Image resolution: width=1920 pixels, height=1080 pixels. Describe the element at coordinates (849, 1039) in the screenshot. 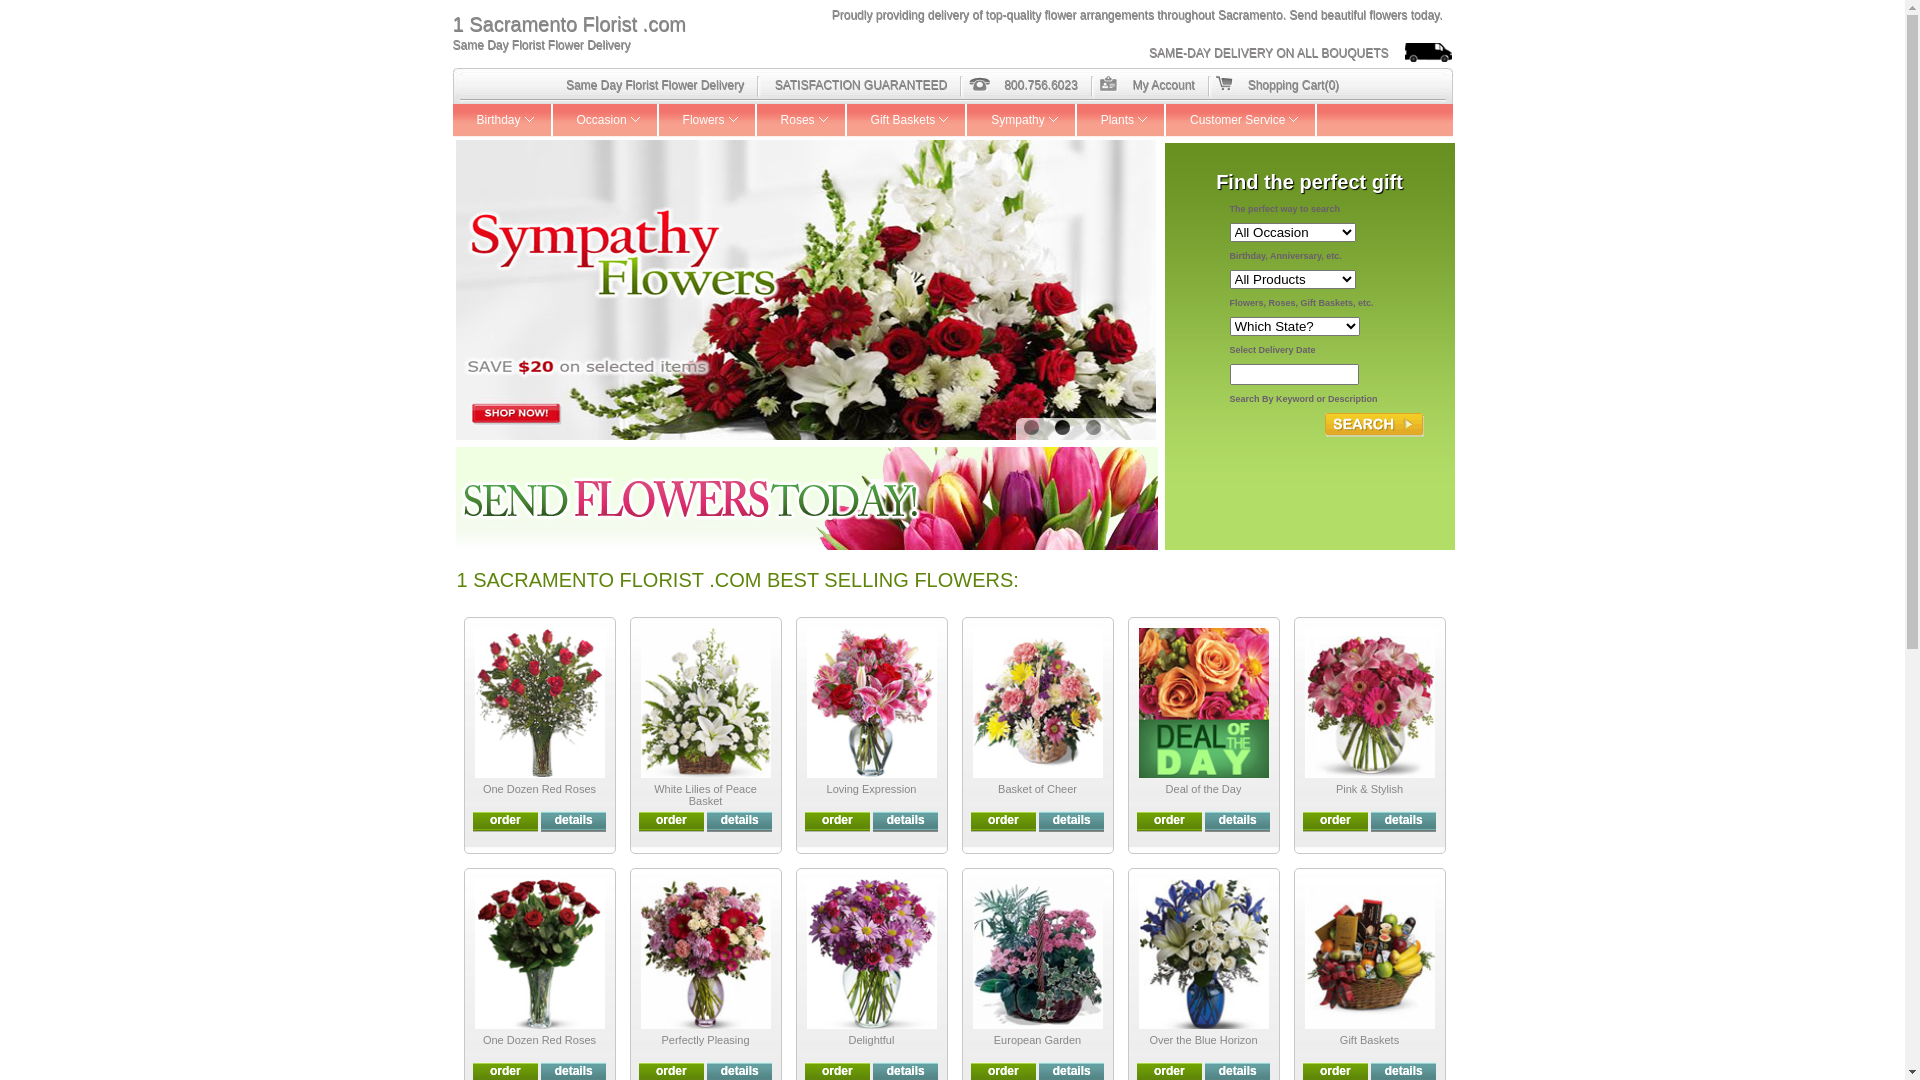

I see `'Delightful'` at that location.